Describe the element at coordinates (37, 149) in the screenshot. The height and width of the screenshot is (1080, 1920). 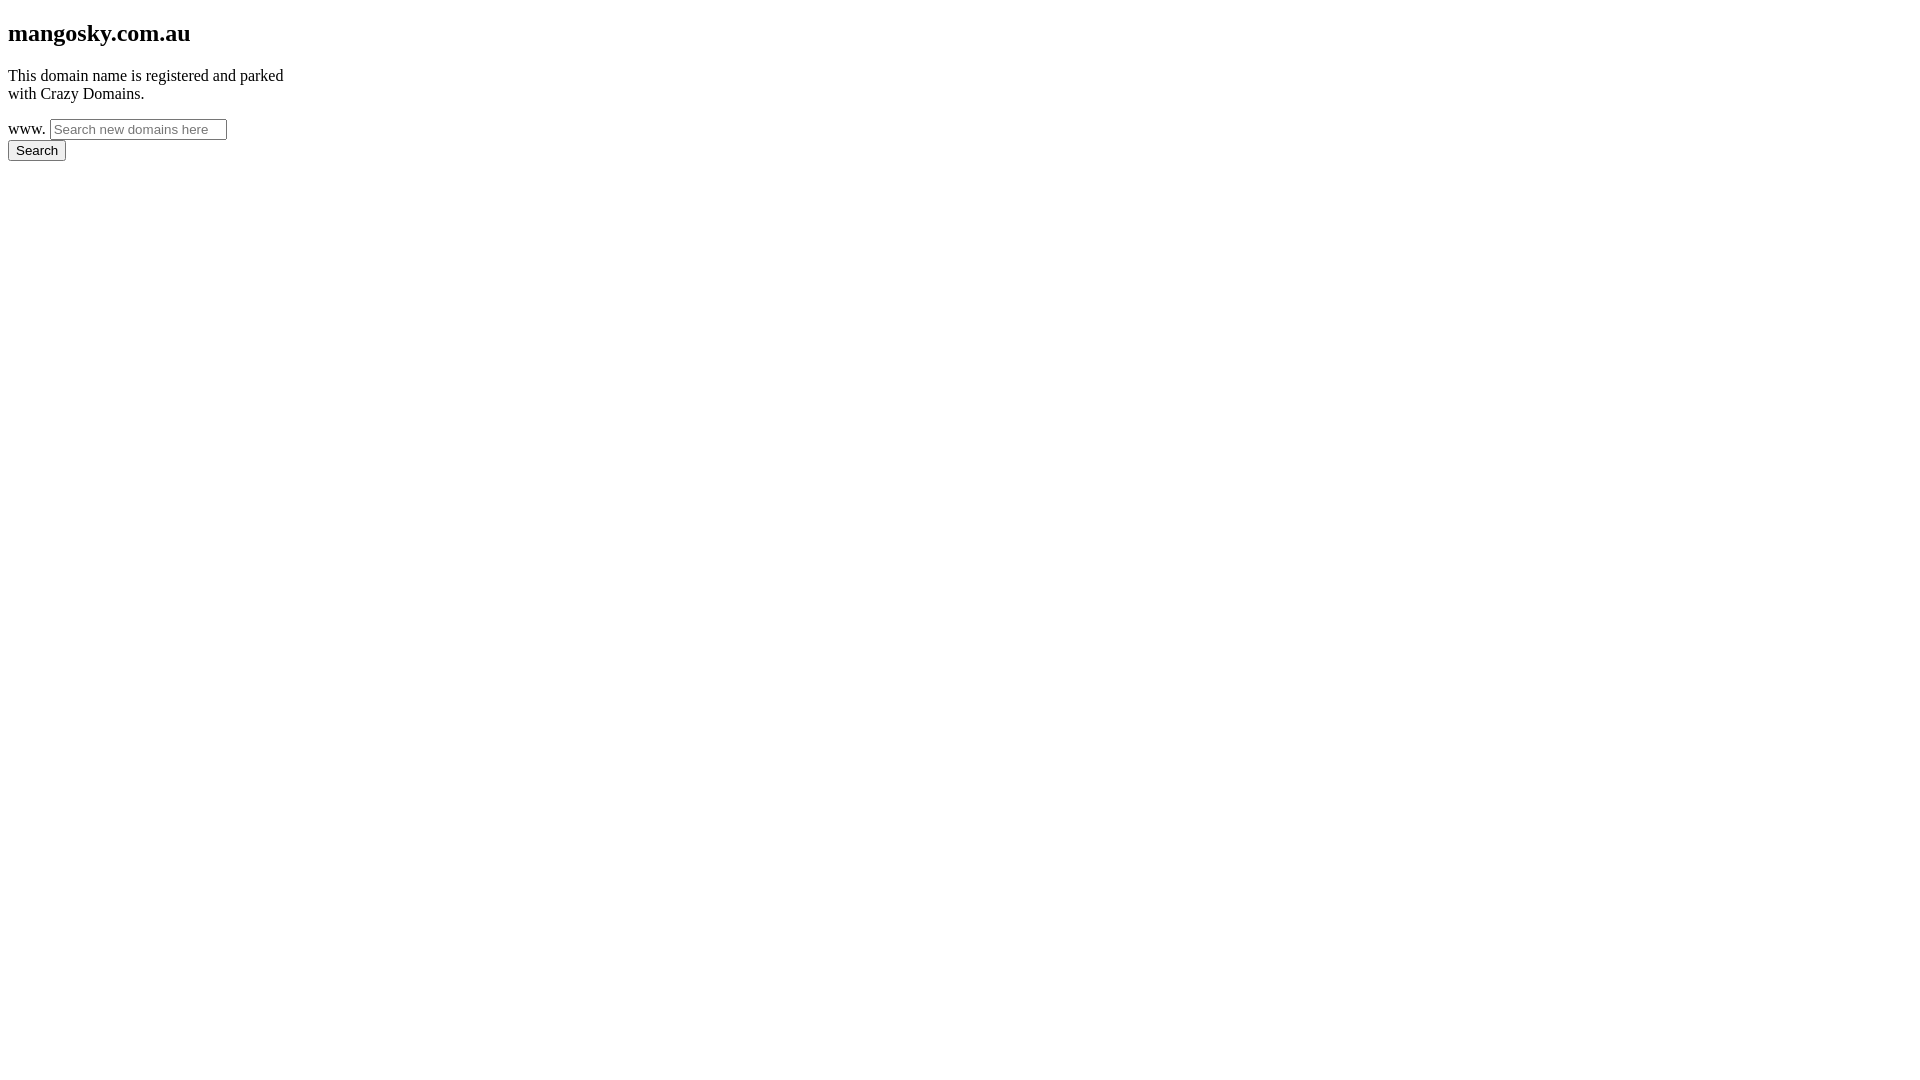
I see `'Search'` at that location.